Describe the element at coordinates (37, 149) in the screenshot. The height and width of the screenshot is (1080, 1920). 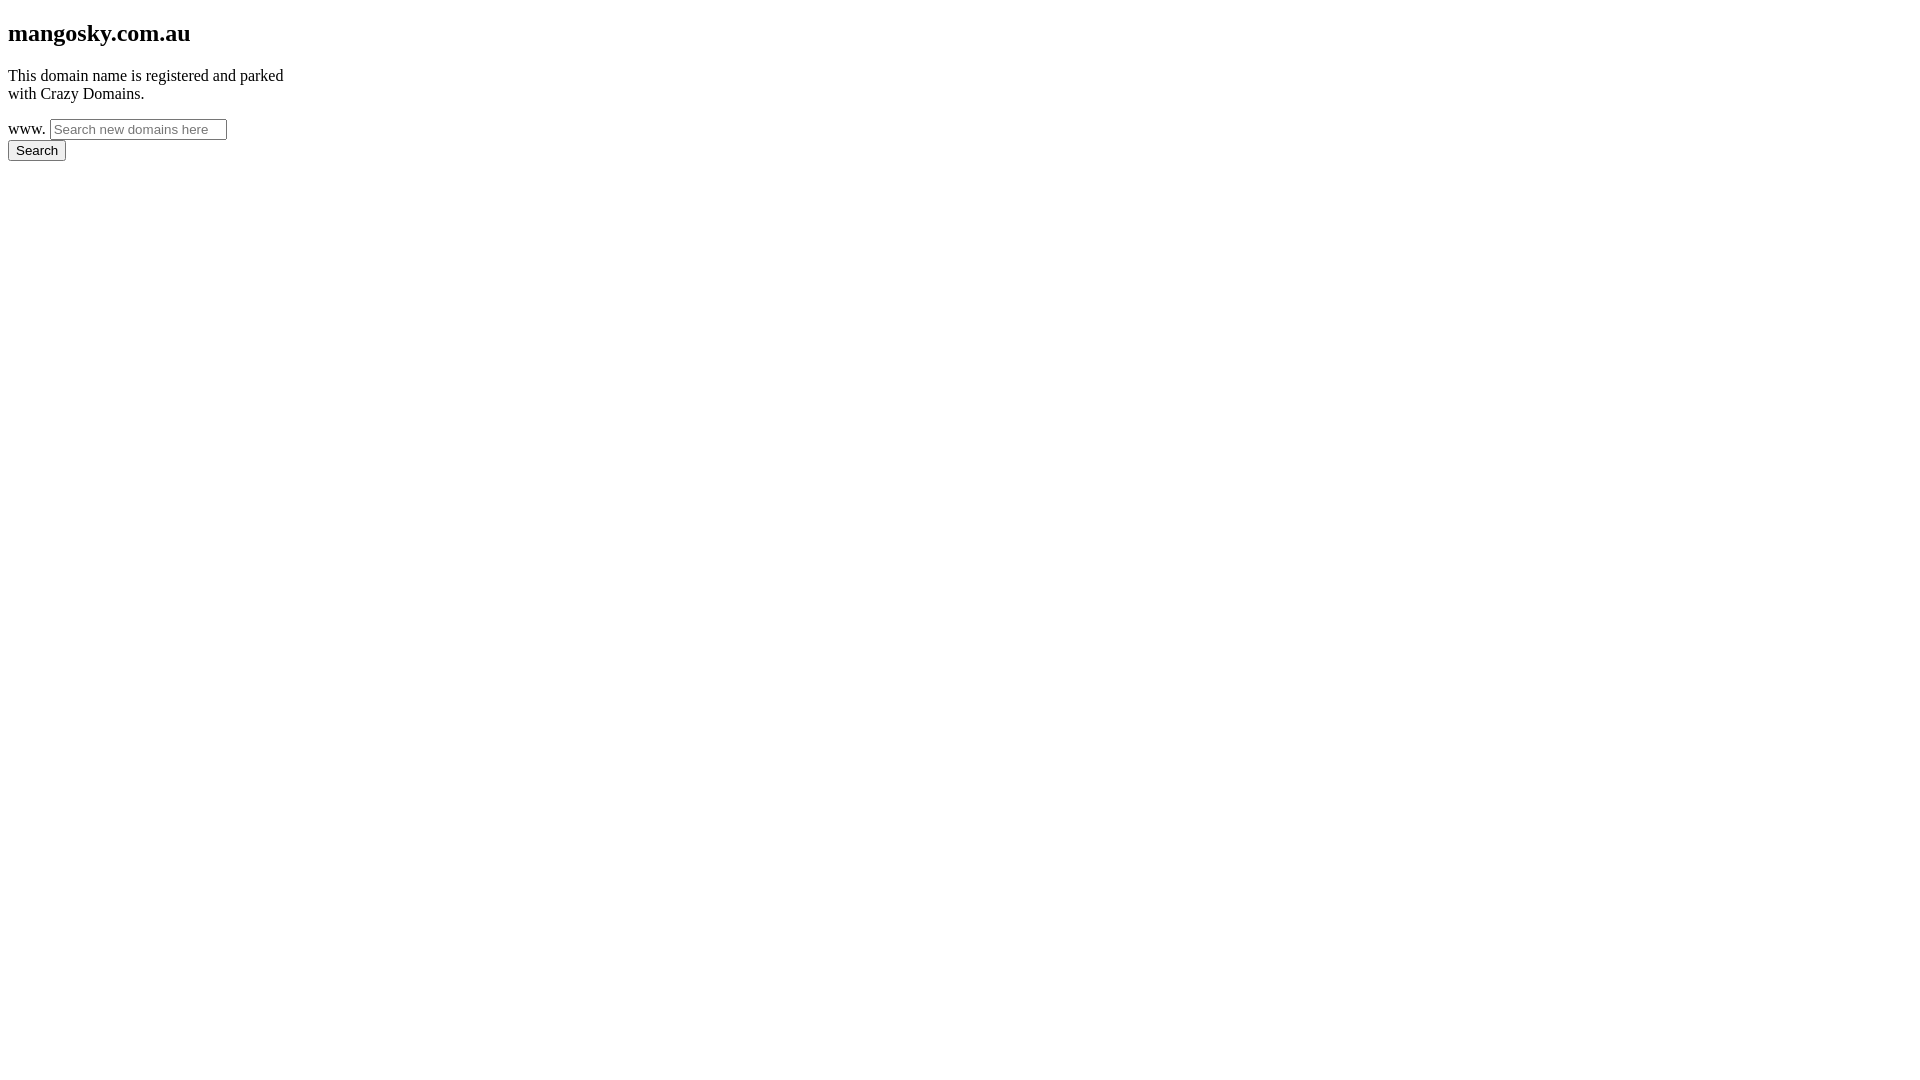
I see `'Search'` at that location.